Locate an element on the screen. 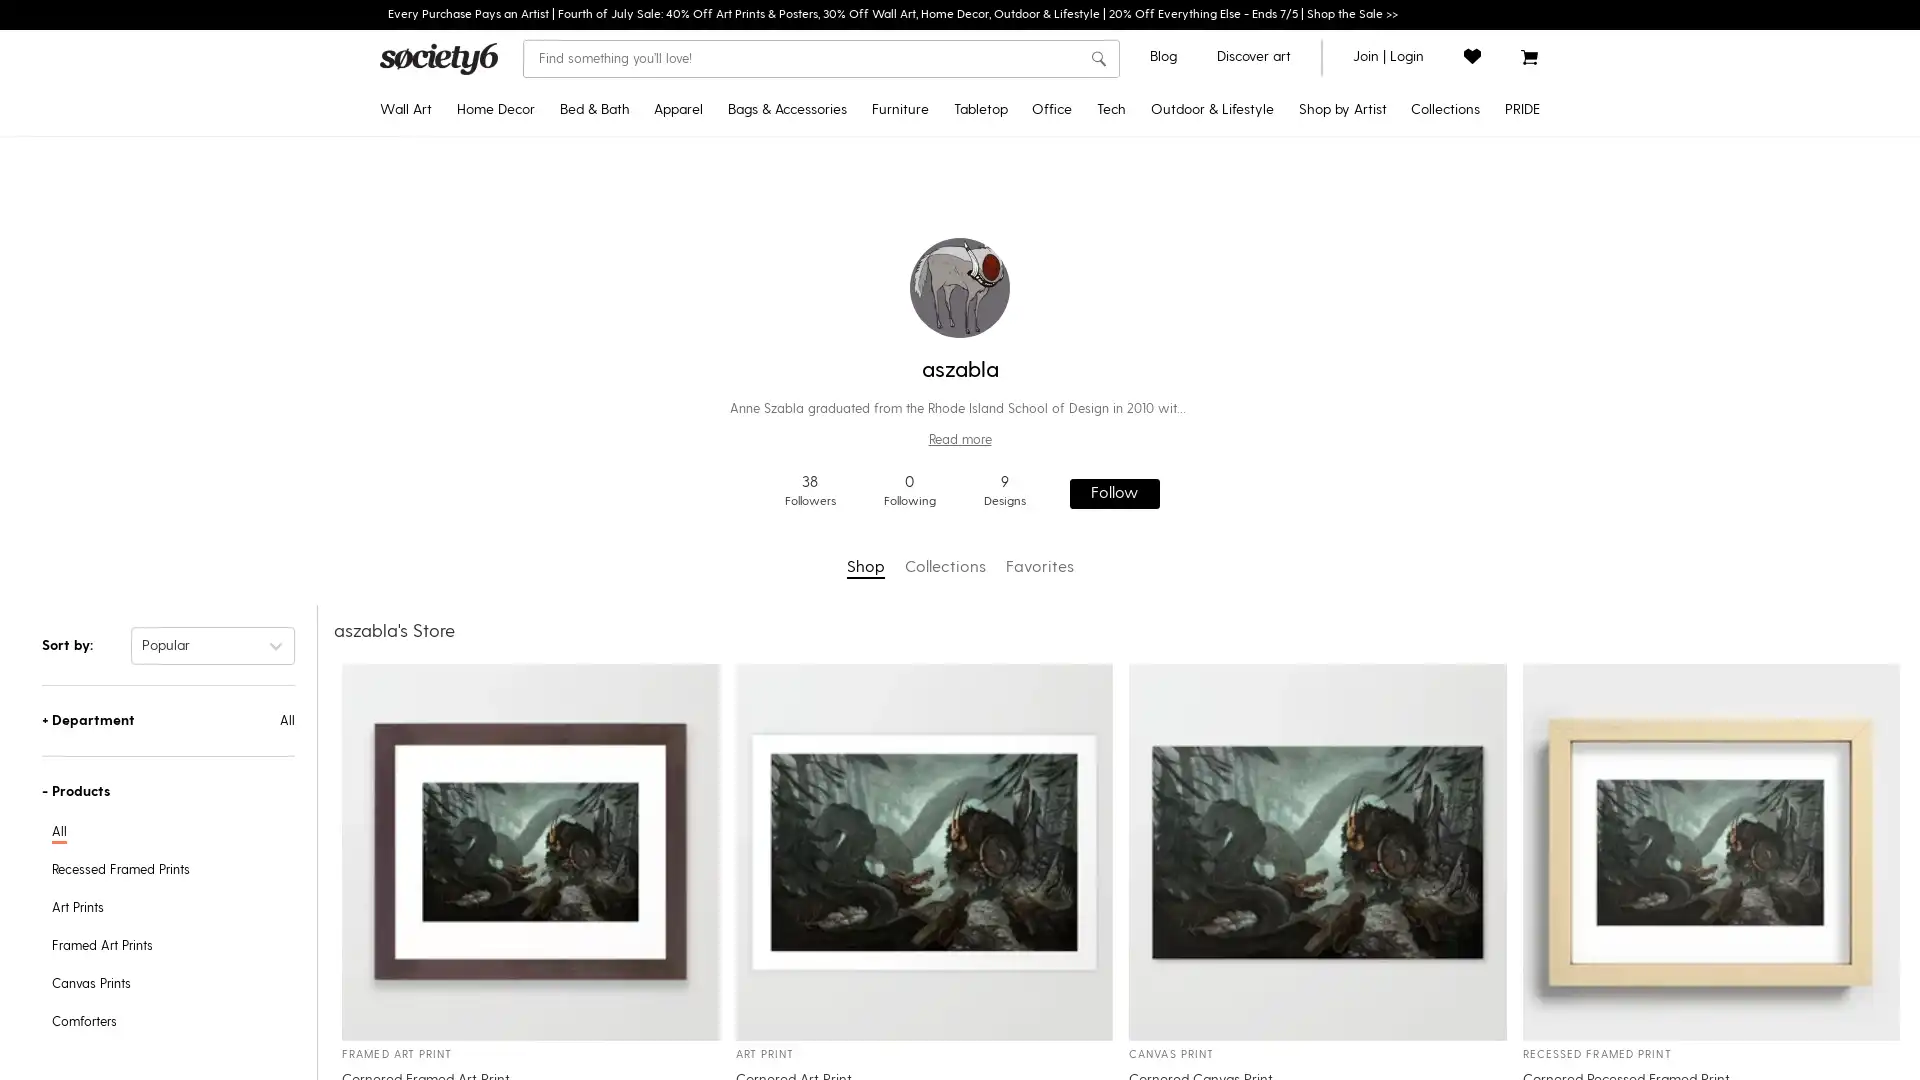 The height and width of the screenshot is (1080, 1920). Hand & Bath Towels is located at coordinates (637, 320).